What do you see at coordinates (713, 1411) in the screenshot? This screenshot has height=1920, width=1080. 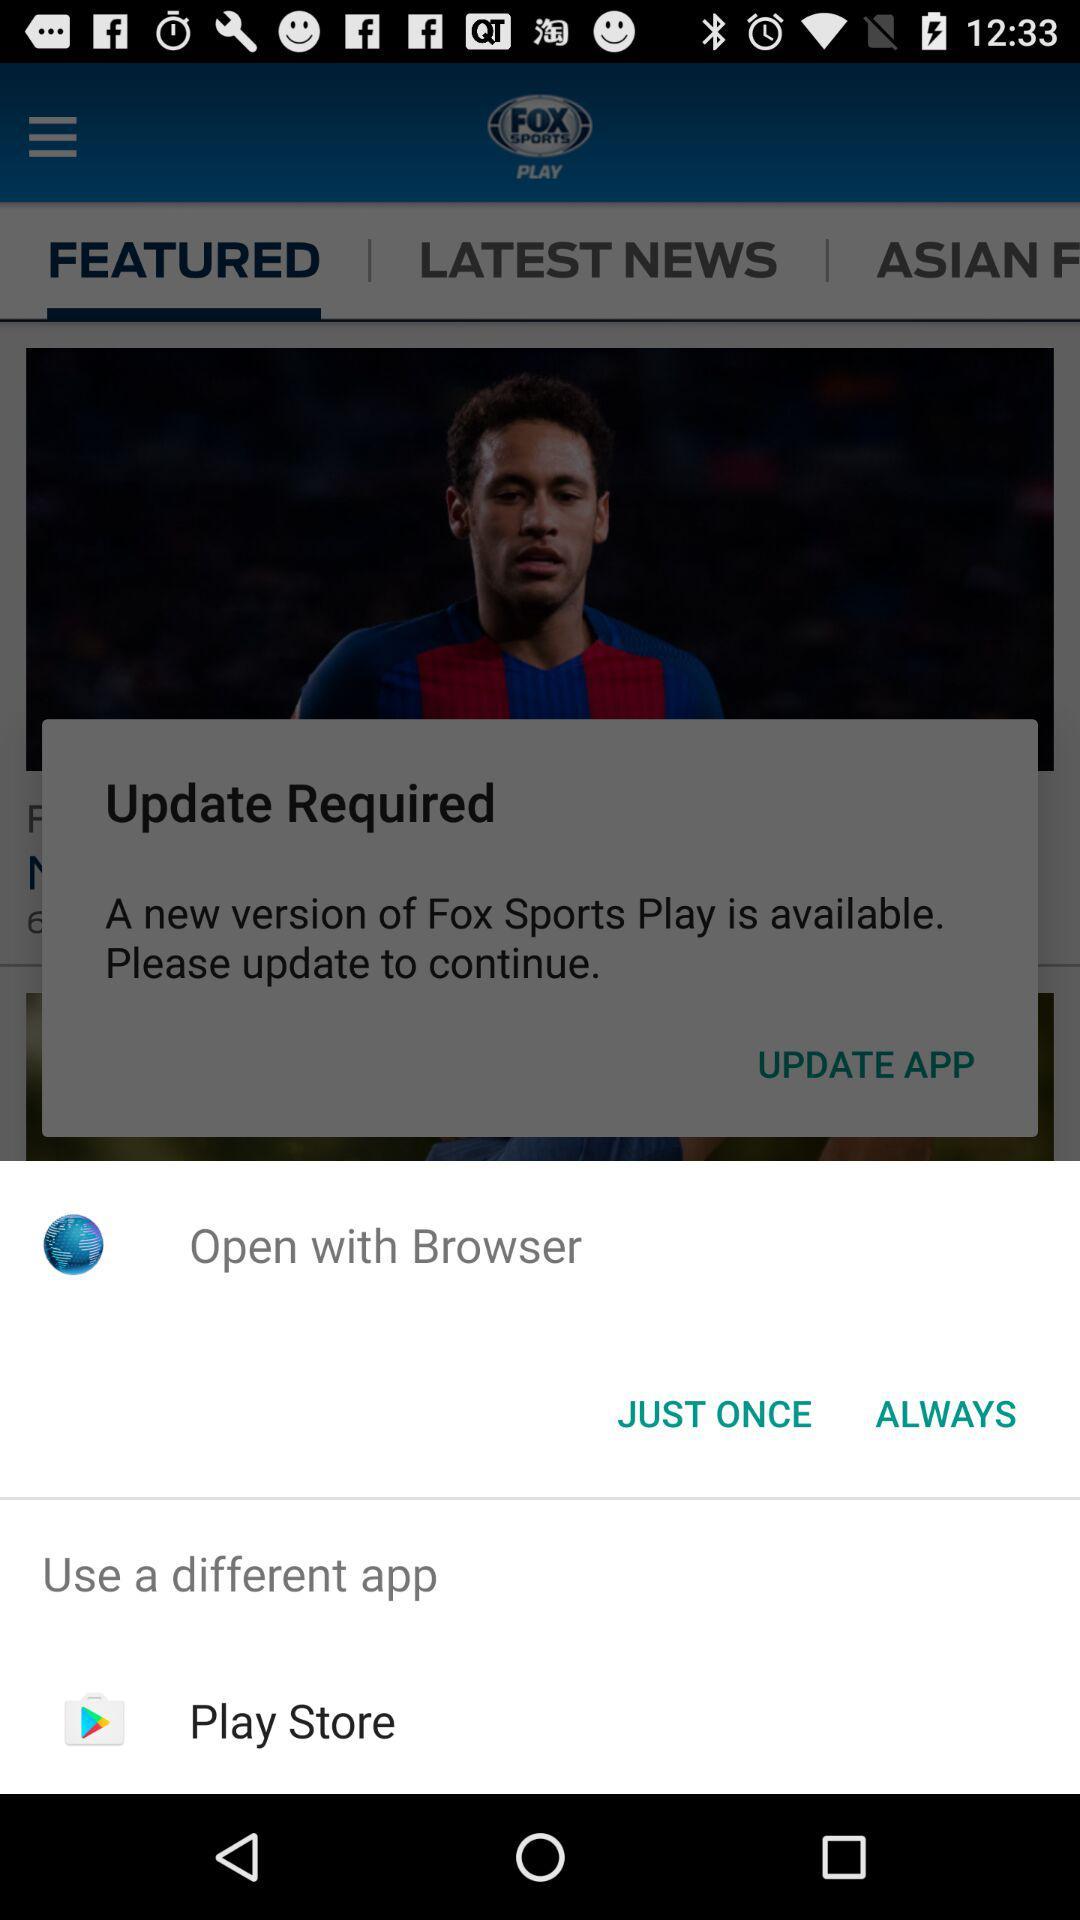 I see `button next to always item` at bounding box center [713, 1411].